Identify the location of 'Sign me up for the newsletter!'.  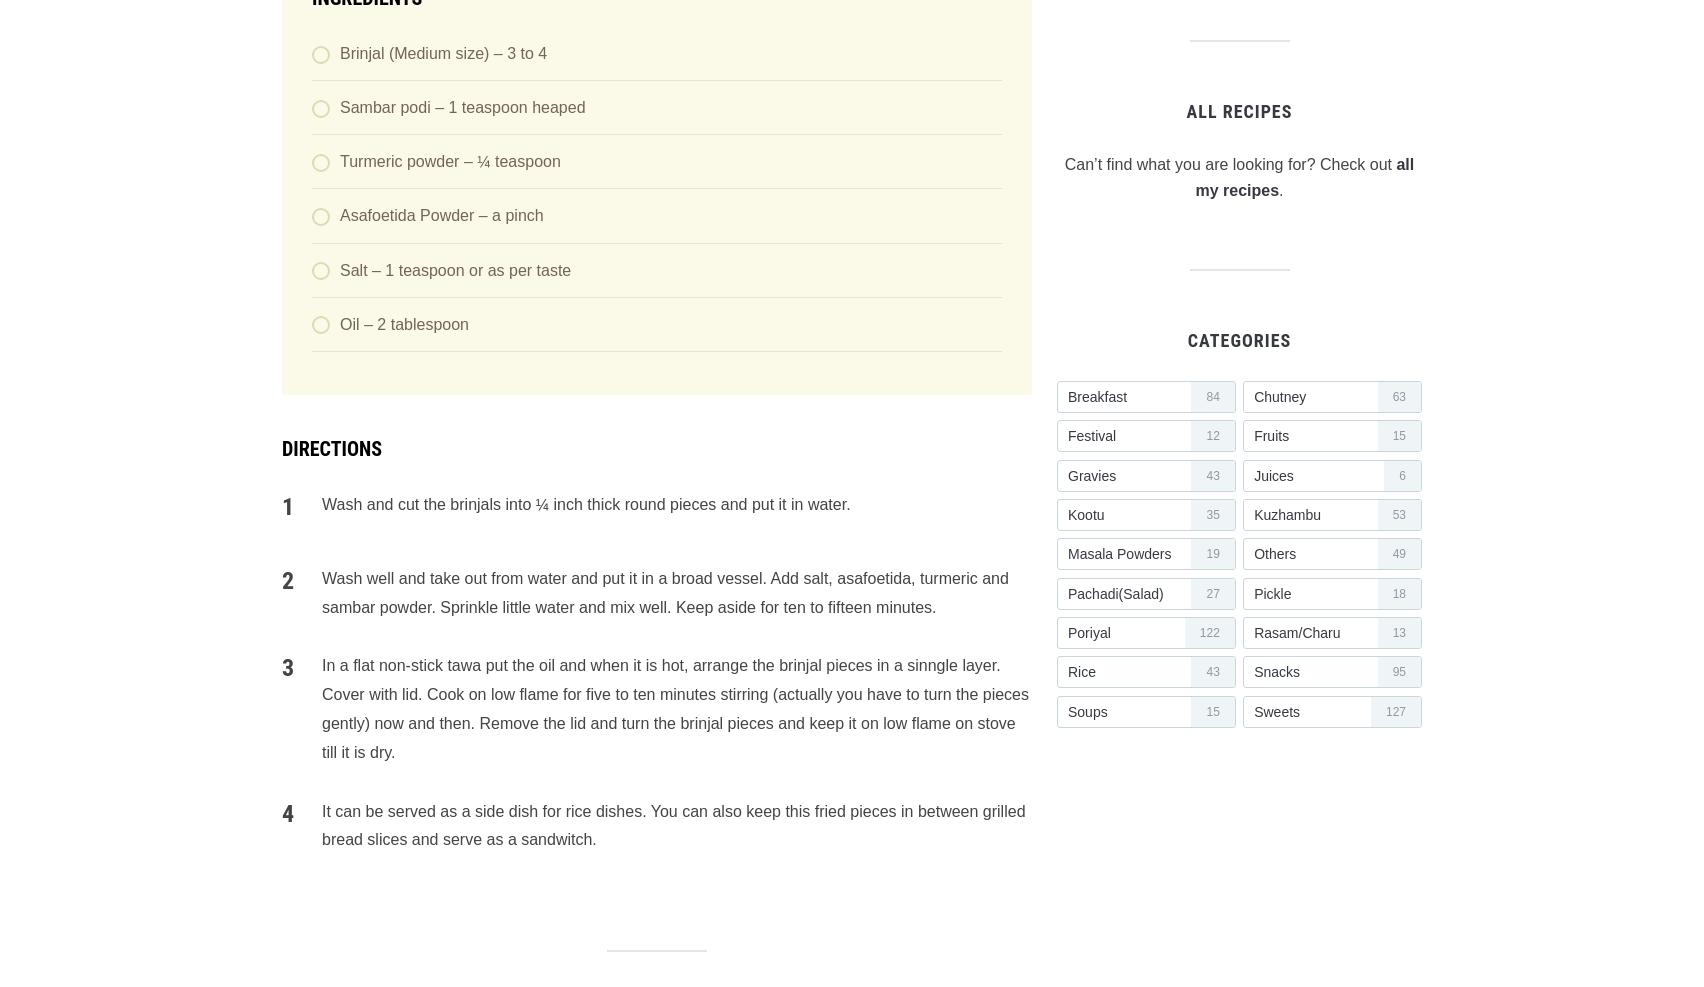
(414, 682).